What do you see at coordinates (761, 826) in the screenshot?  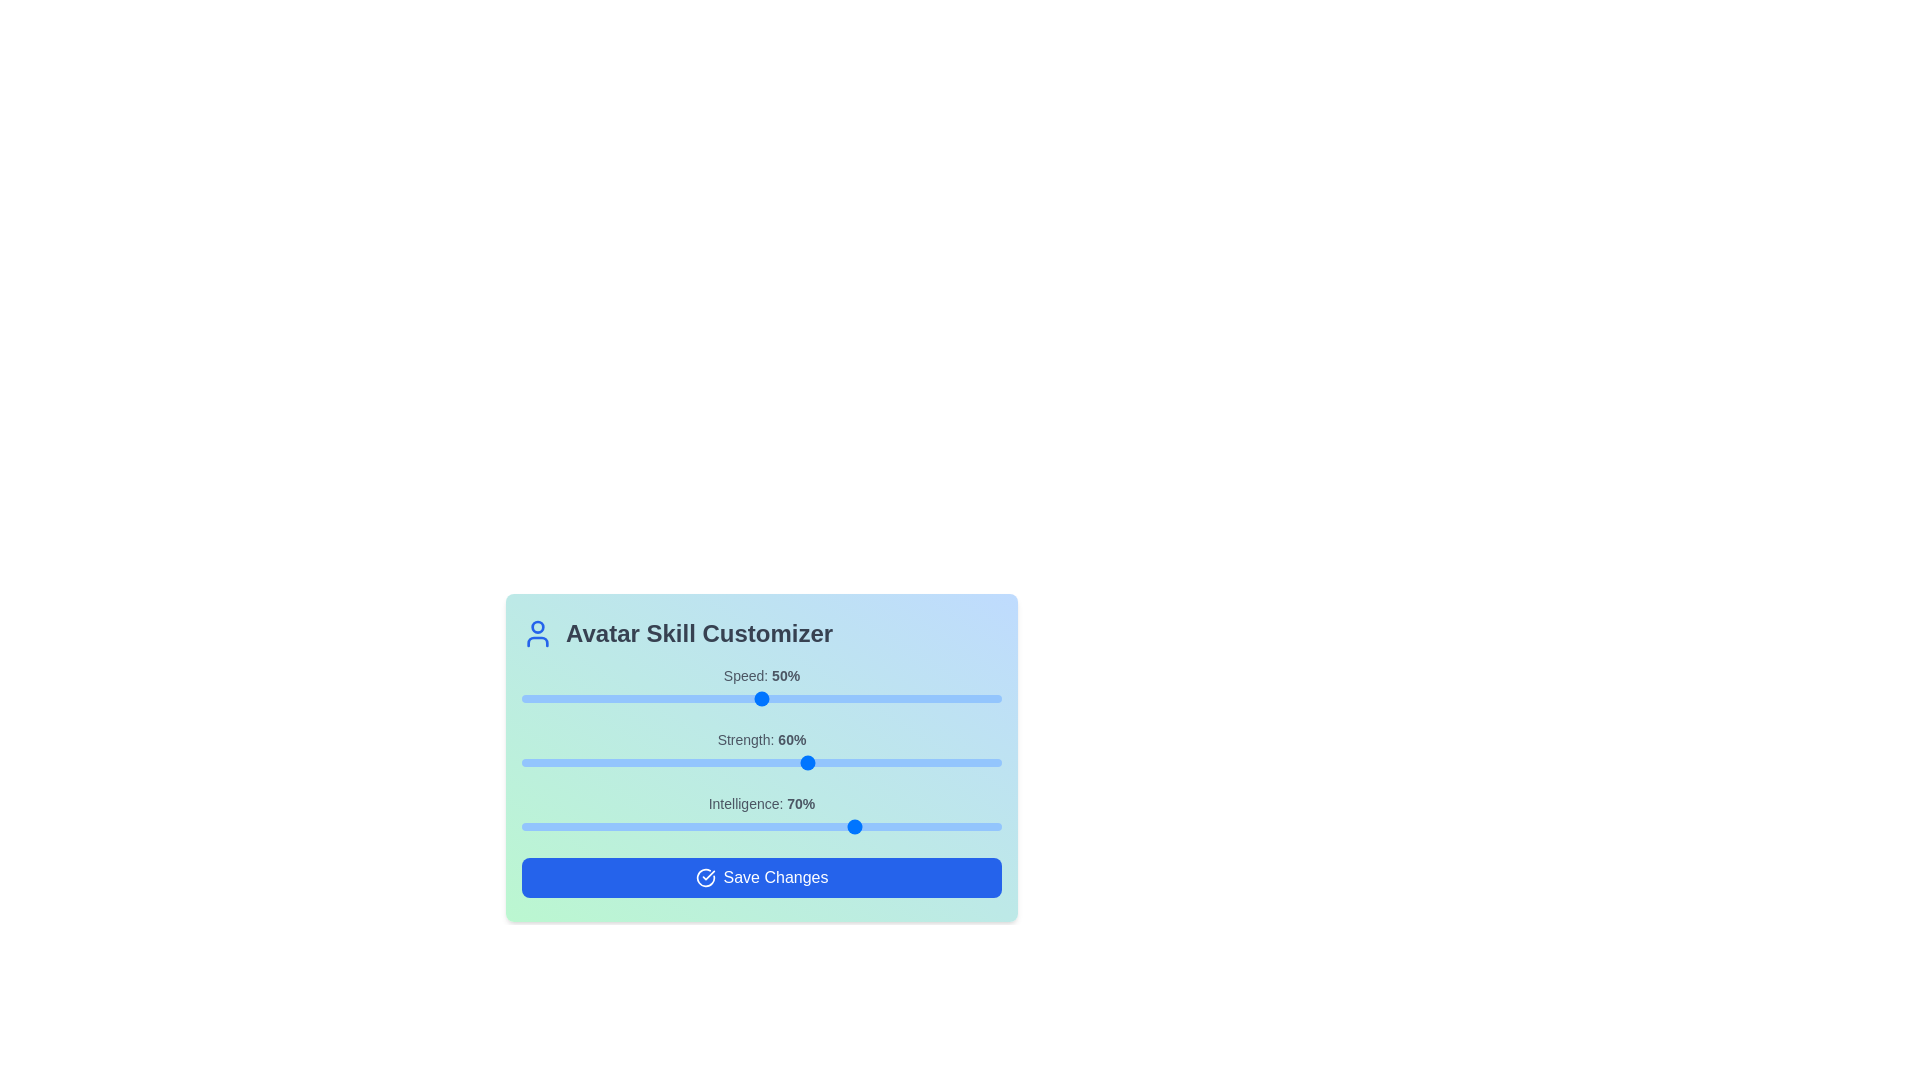 I see `the blue track of the horizontal range slider located below the label 'Intelligence: 70%' to change the position of the slider` at bounding box center [761, 826].